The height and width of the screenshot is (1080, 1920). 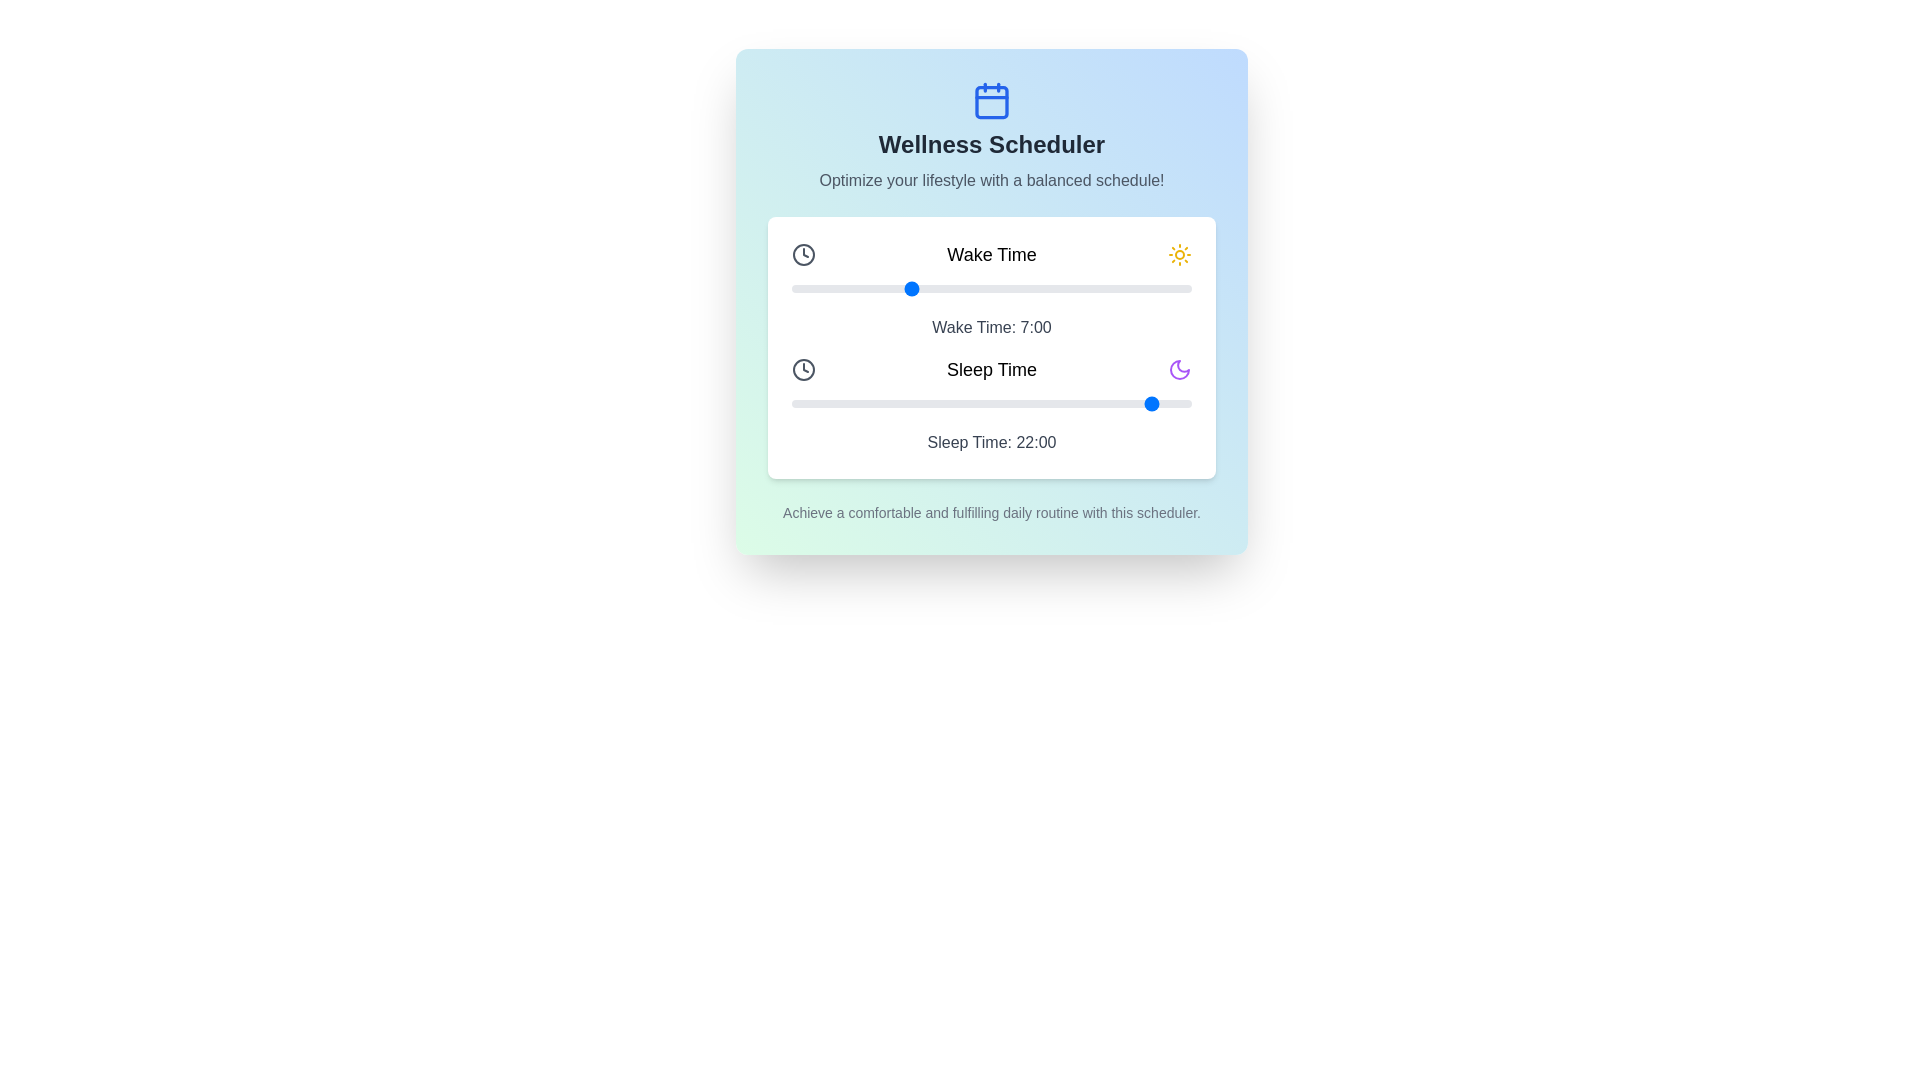 I want to click on the 'Wake Time' label, which features a clock icon on the left and a sun icon on the right, positioned above the 'Wake Time: 7:00' slider, so click(x=992, y=253).